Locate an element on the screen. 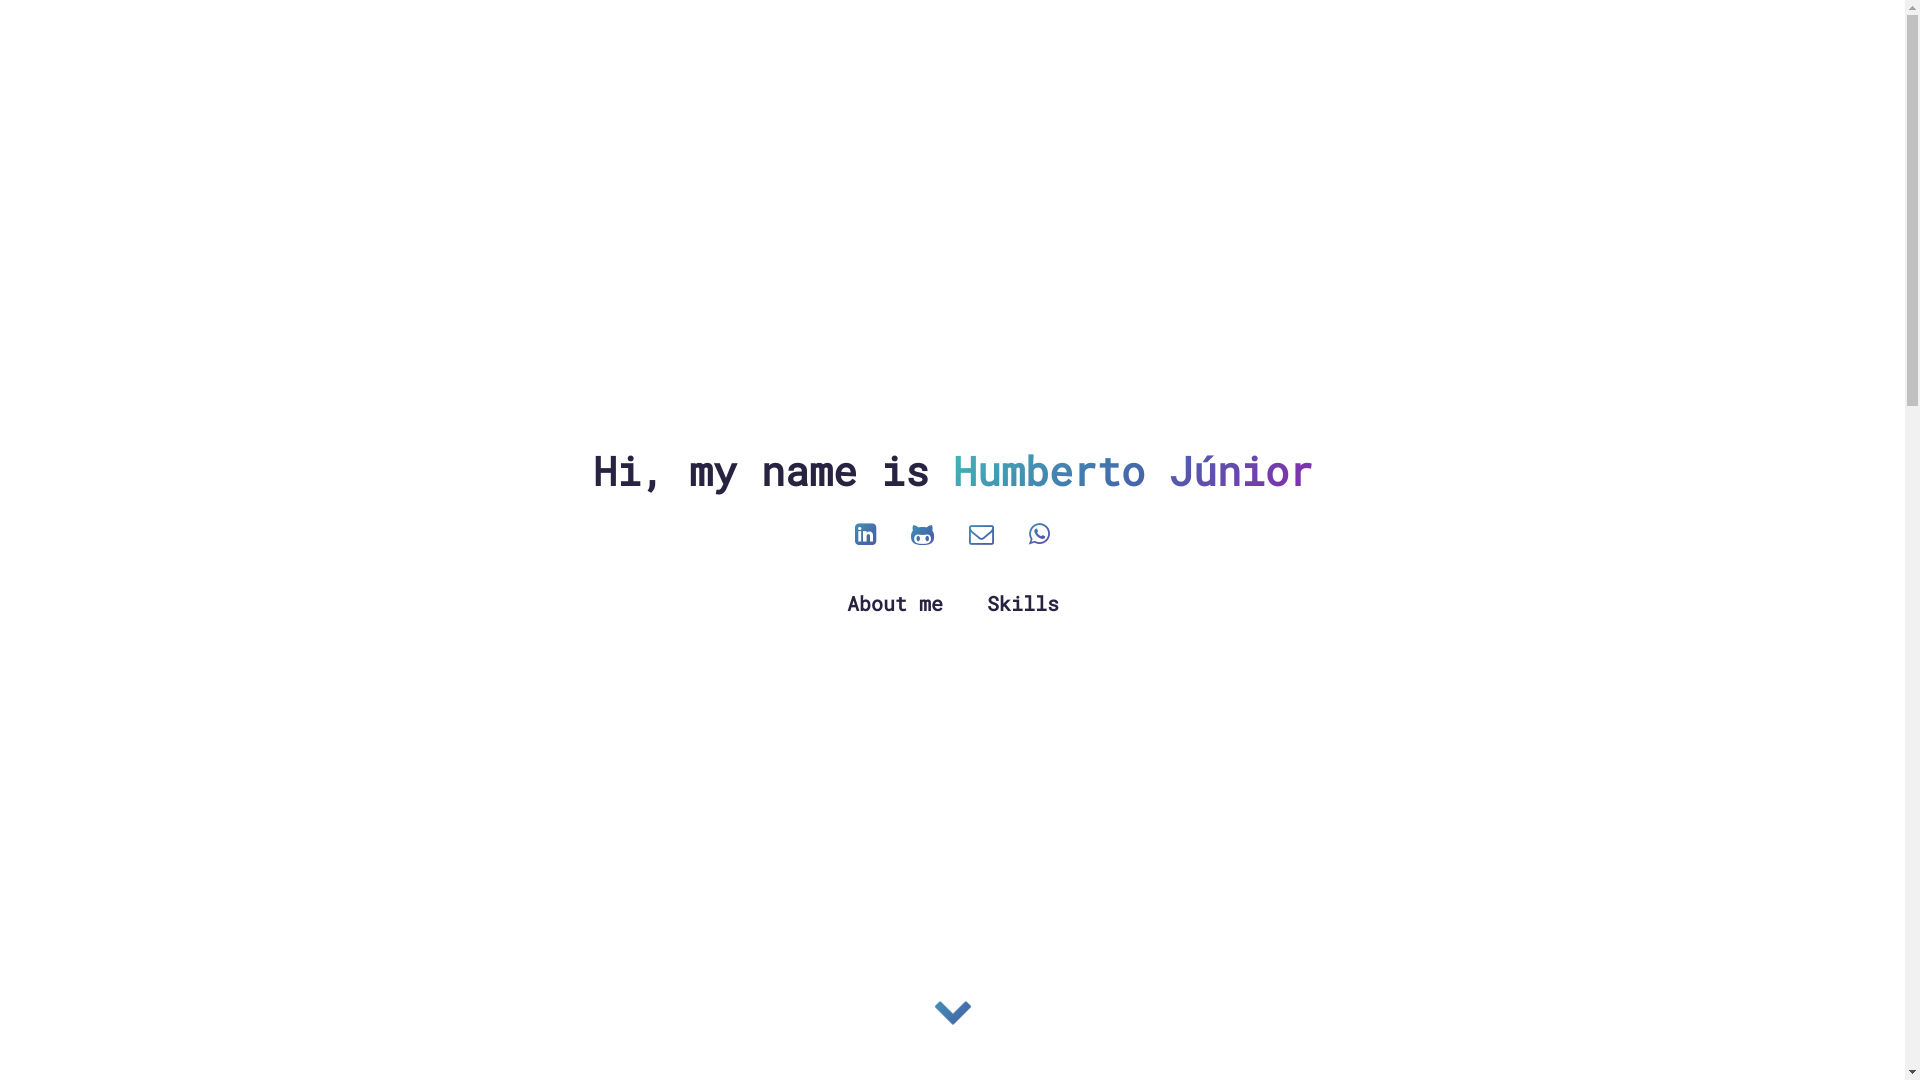 The height and width of the screenshot is (1080, 1920). 'Skills' is located at coordinates (1022, 601).